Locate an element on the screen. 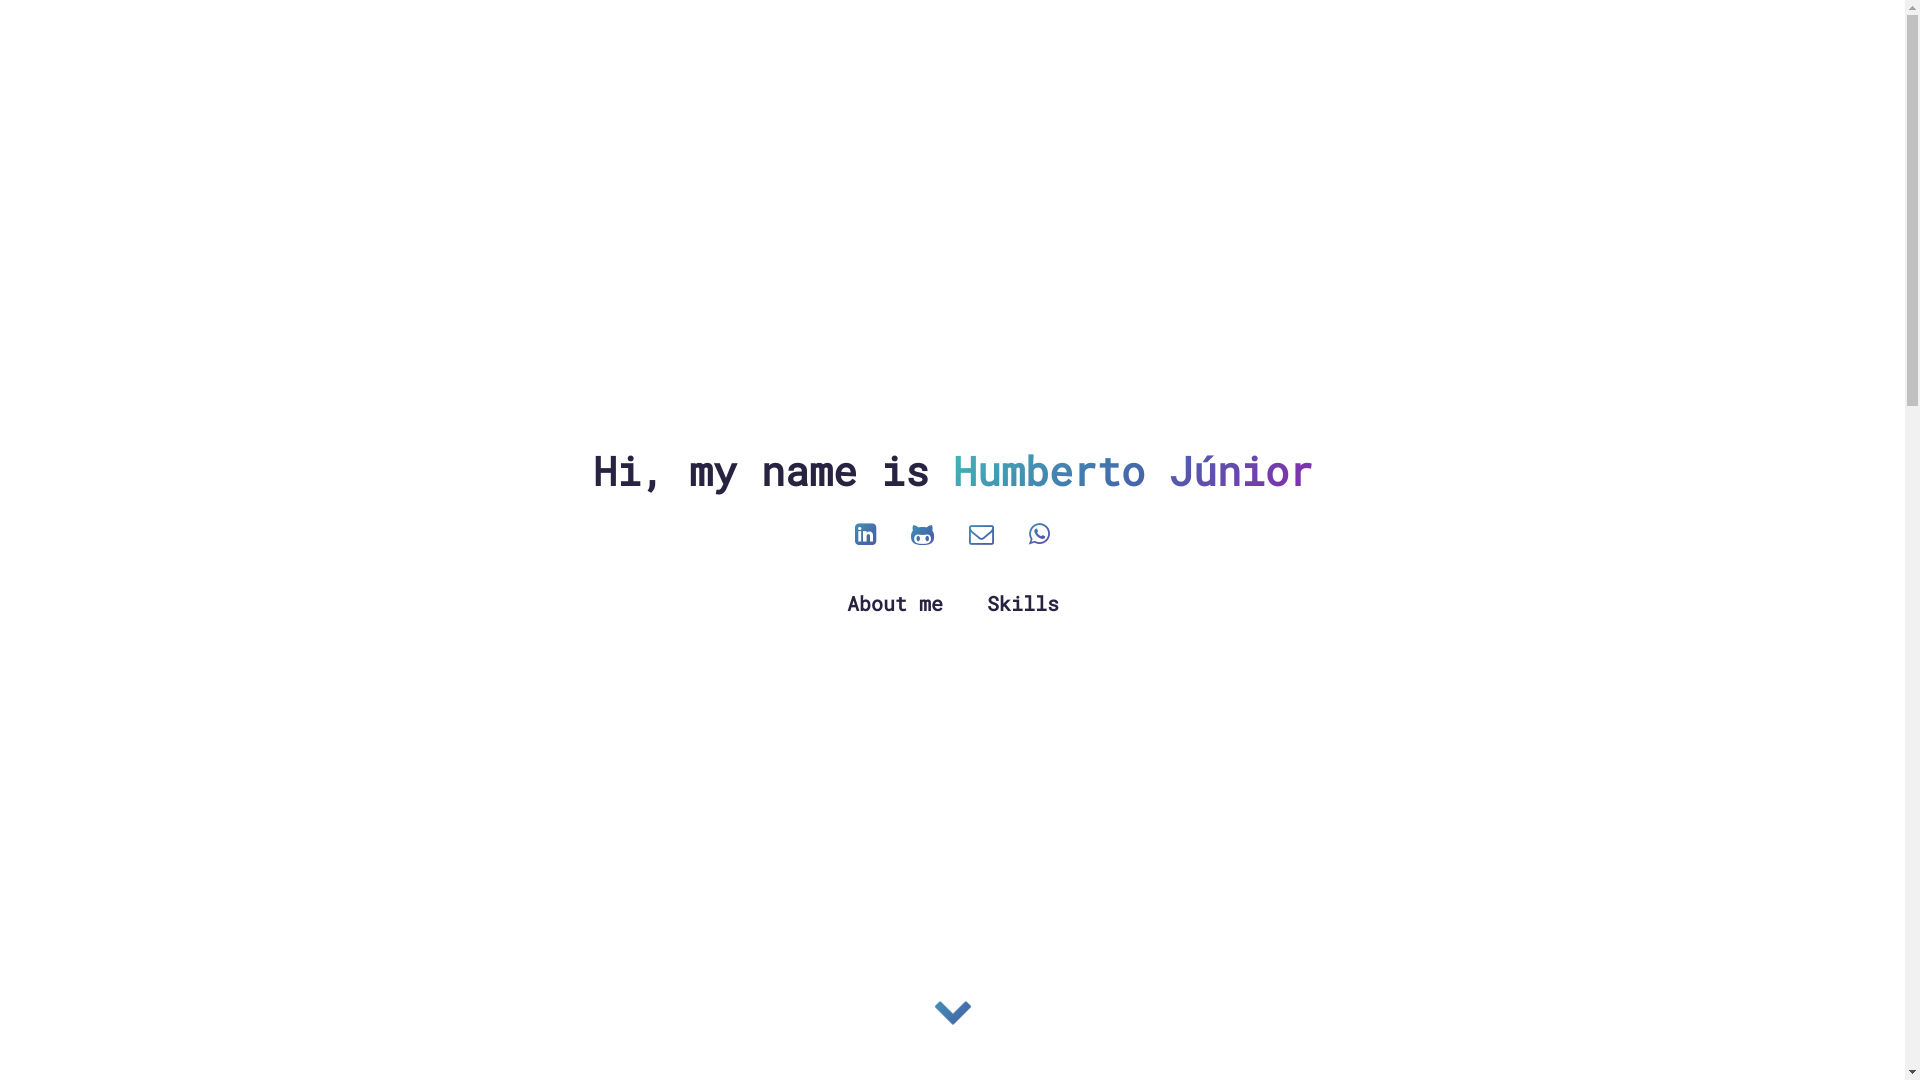 The height and width of the screenshot is (1080, 1920). 'Skills' is located at coordinates (1022, 601).